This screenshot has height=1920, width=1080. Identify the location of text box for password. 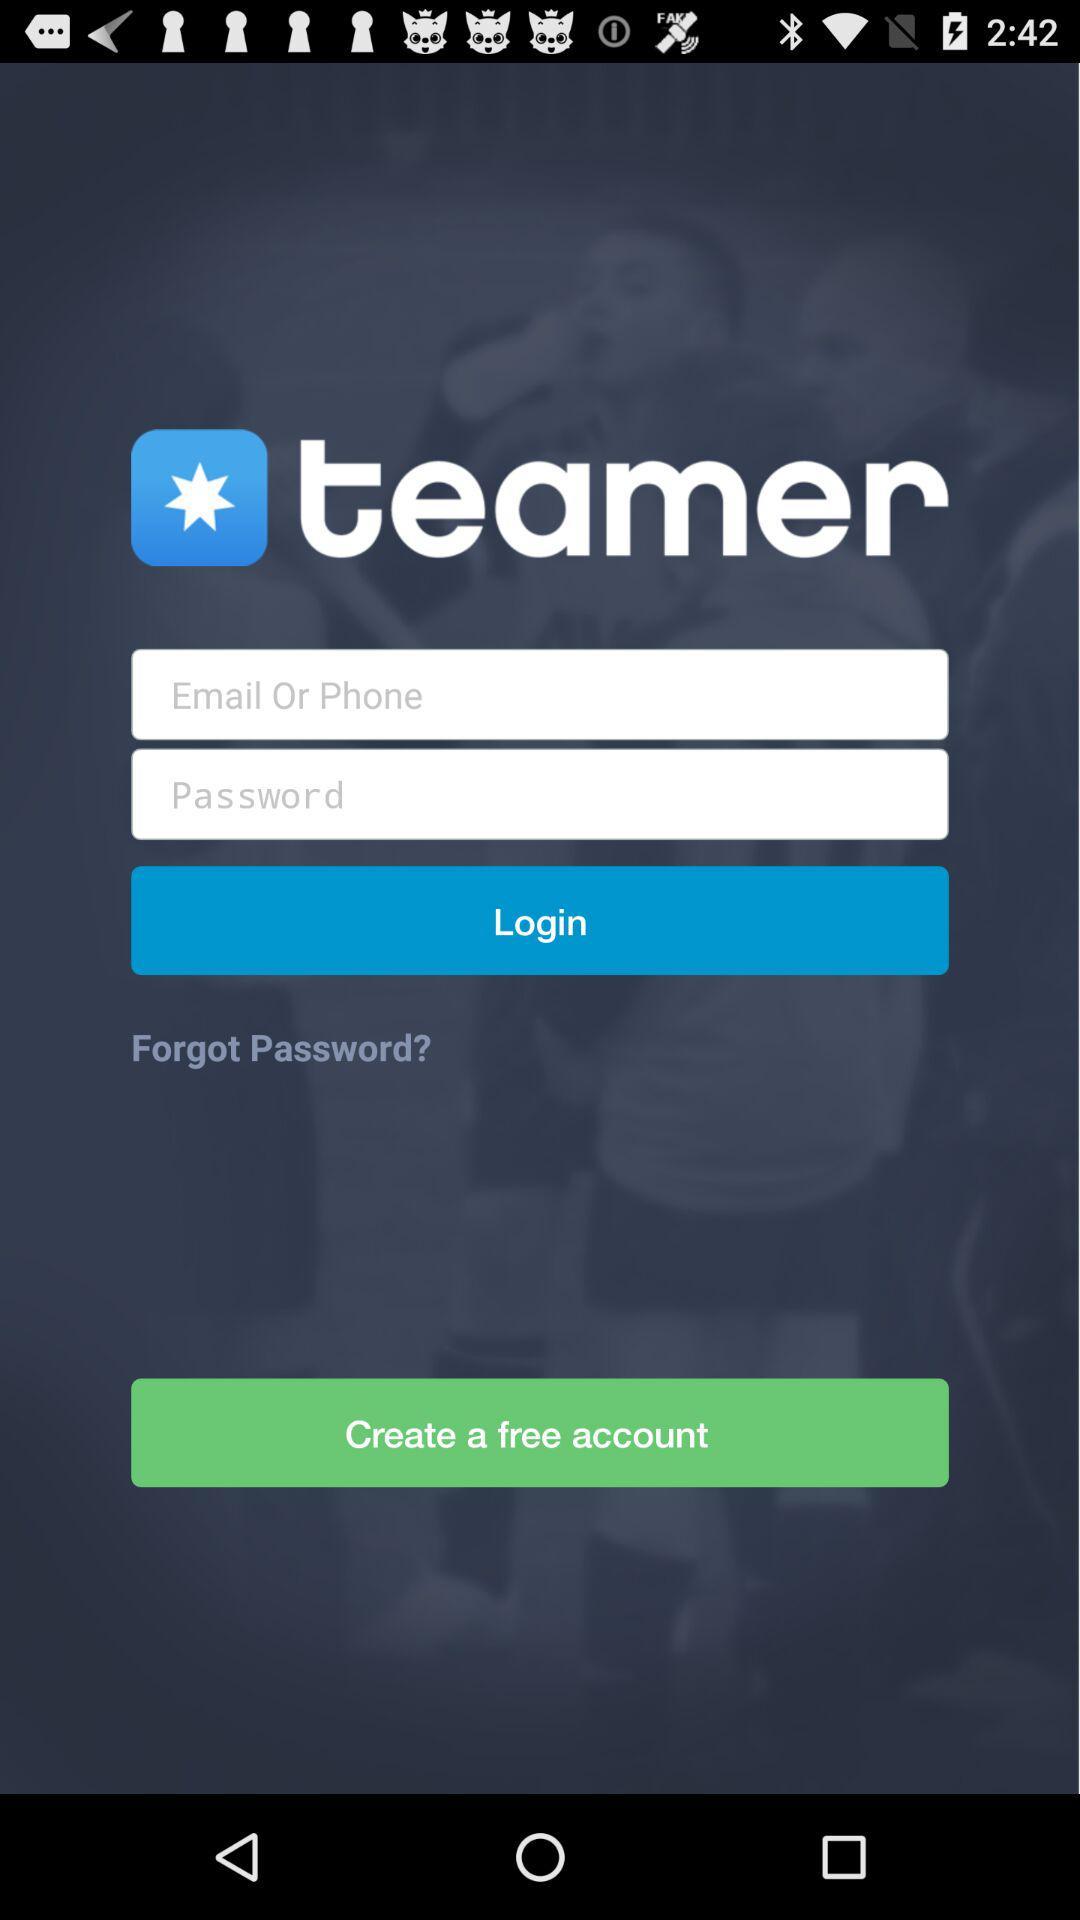
(540, 793).